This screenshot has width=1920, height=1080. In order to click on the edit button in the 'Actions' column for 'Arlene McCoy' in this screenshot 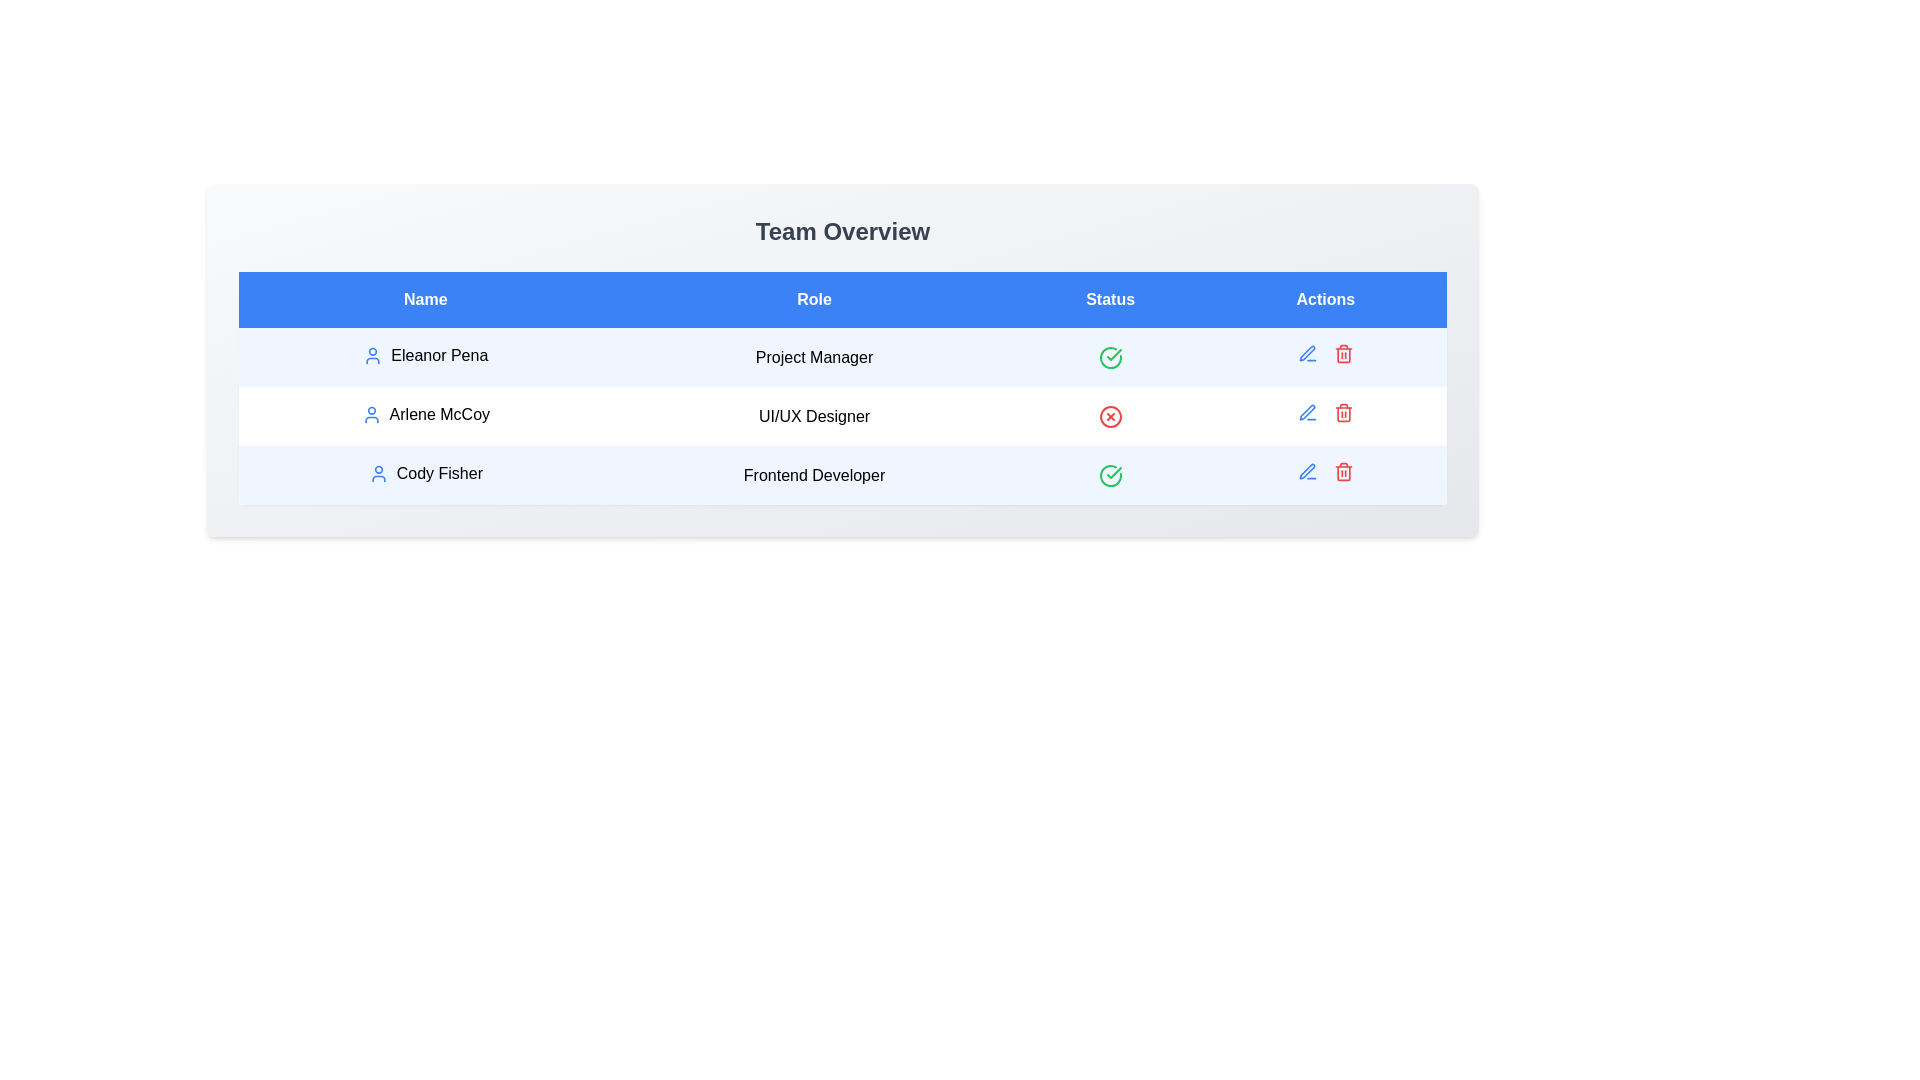, I will do `click(1307, 411)`.